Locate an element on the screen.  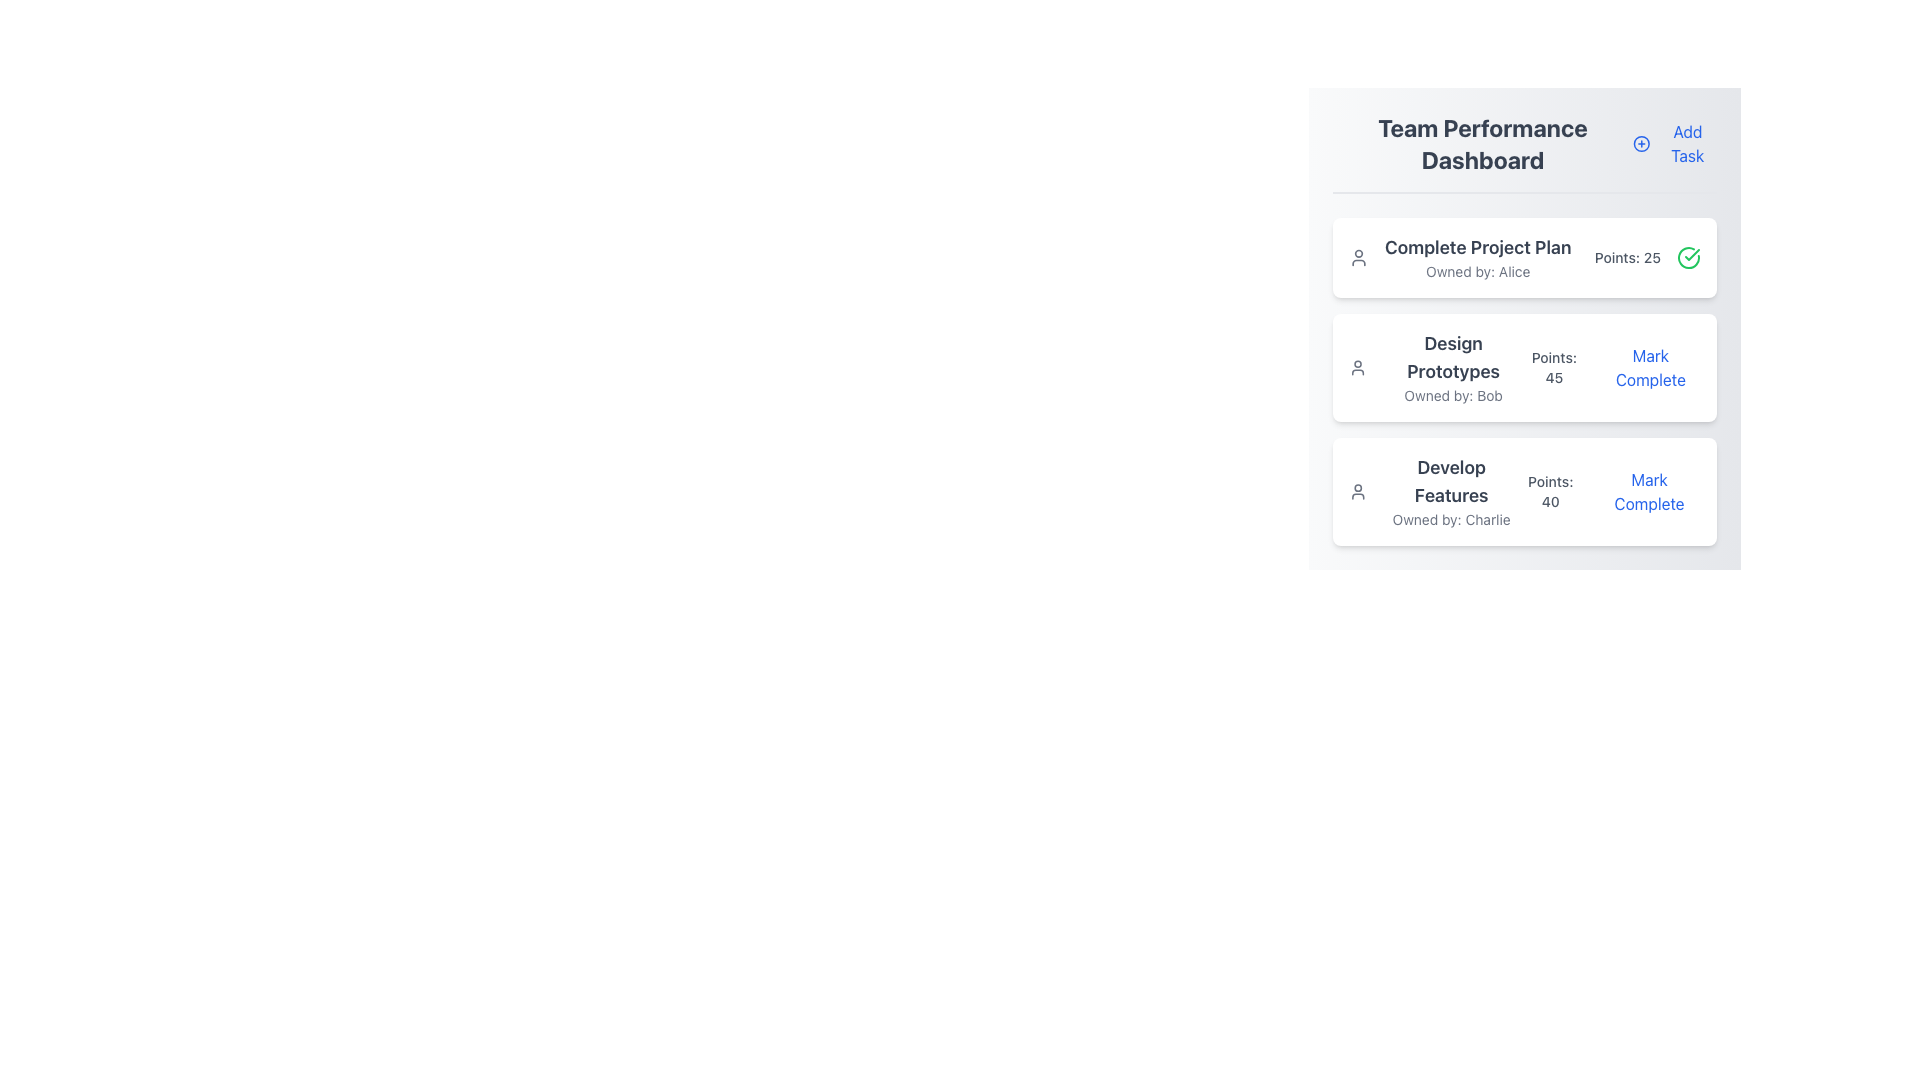
the informational text label that displays 'Develop Features' in bold with the subtext 'Owned by: Charlie' and includes a user avatar icon to the left is located at coordinates (1433, 492).